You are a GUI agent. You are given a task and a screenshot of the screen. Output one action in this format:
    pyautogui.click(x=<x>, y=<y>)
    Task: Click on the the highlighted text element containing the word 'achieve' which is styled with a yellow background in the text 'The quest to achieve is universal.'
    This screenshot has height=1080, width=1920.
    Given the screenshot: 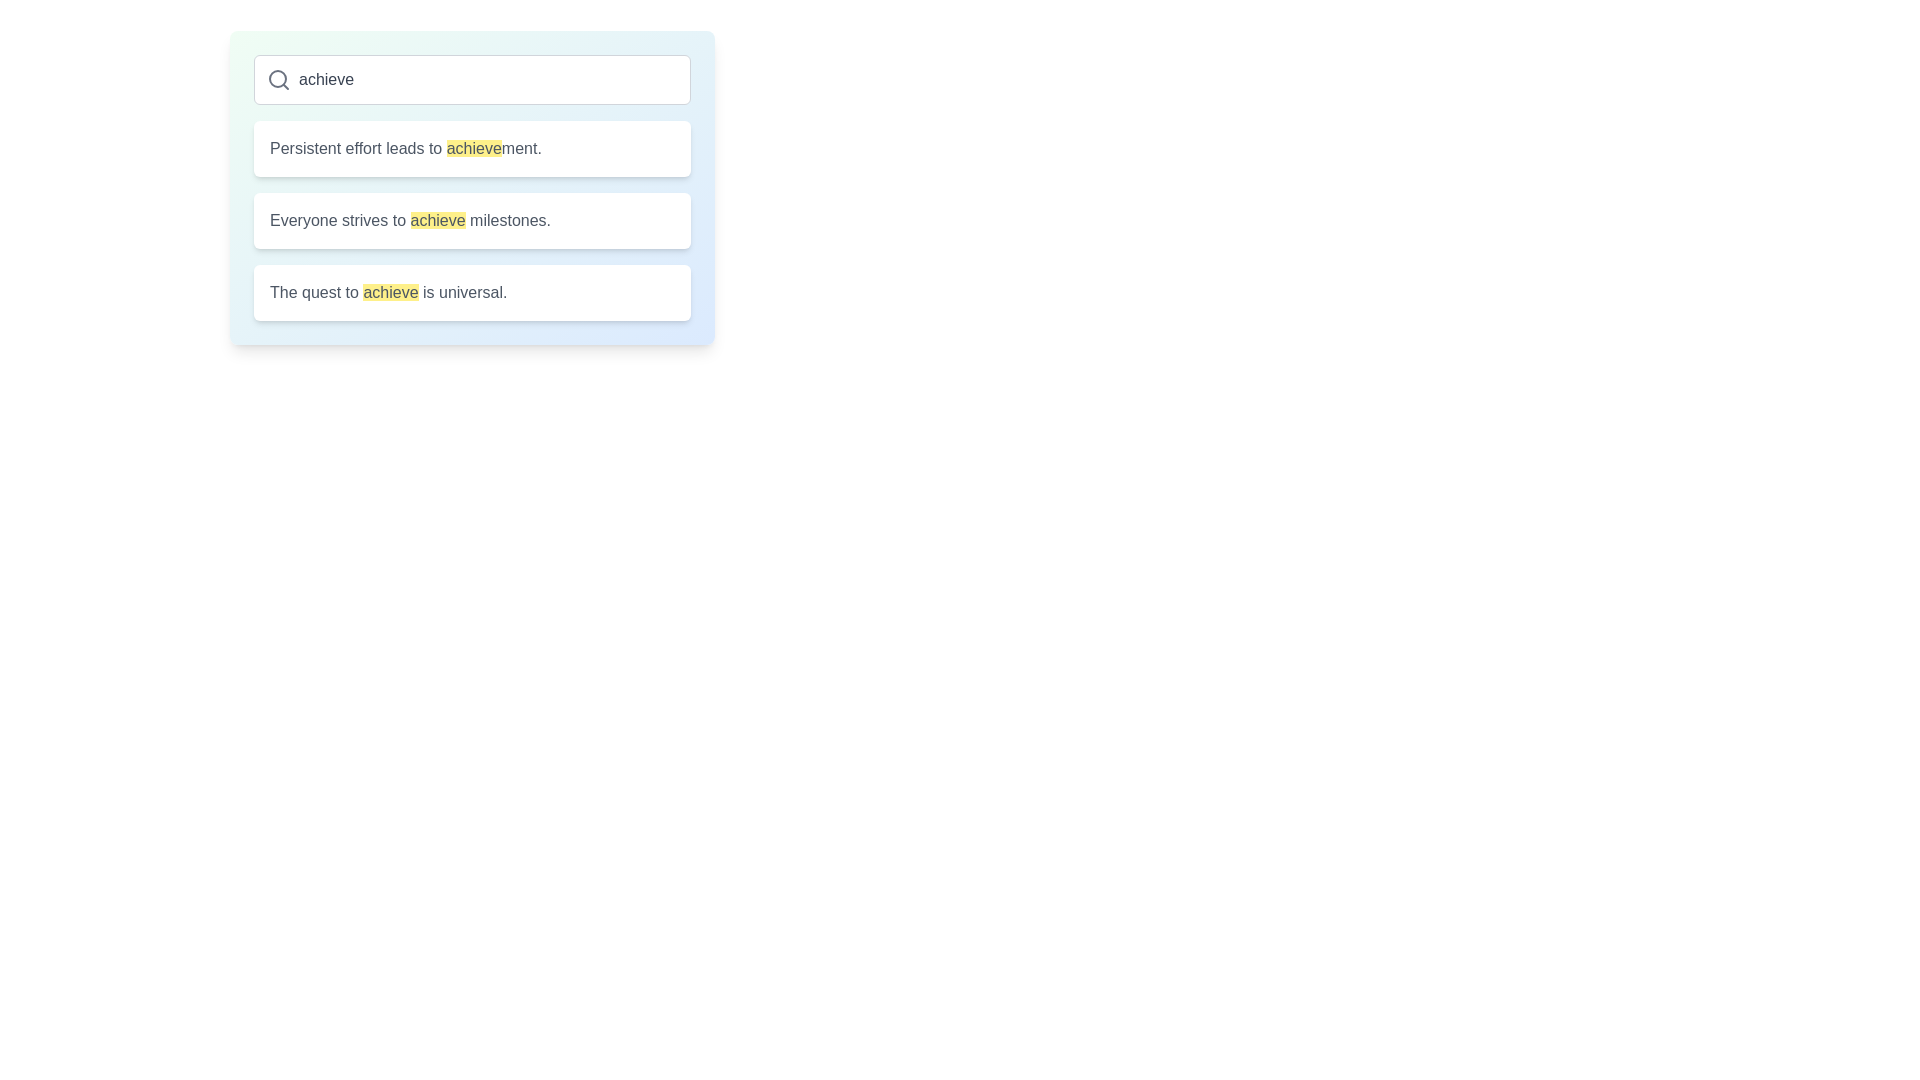 What is the action you would take?
    pyautogui.click(x=390, y=292)
    